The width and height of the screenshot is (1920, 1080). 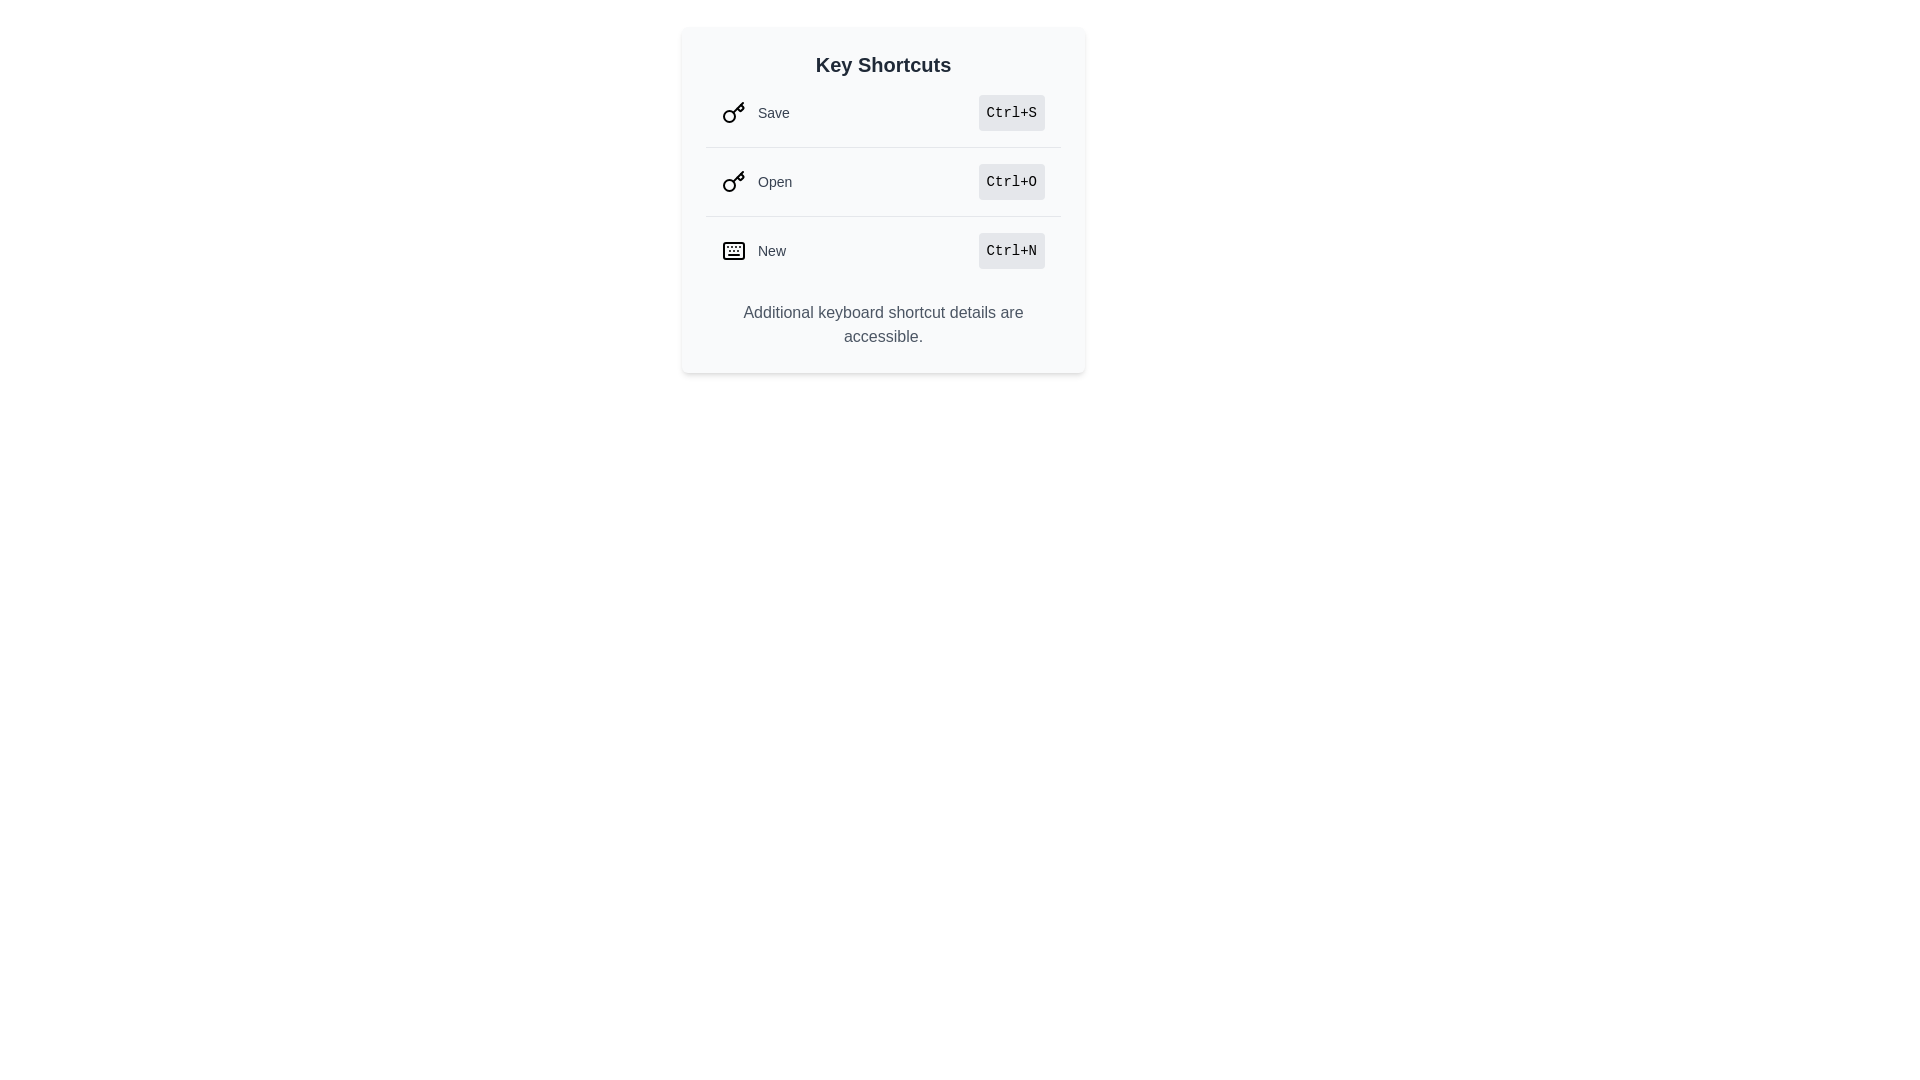 What do you see at coordinates (771, 249) in the screenshot?
I see `the 'New' label, which indicates the 'Ctrl+N' keyboard shortcut and is positioned to the right of the keyboard icon in the shortcut descriptions section` at bounding box center [771, 249].